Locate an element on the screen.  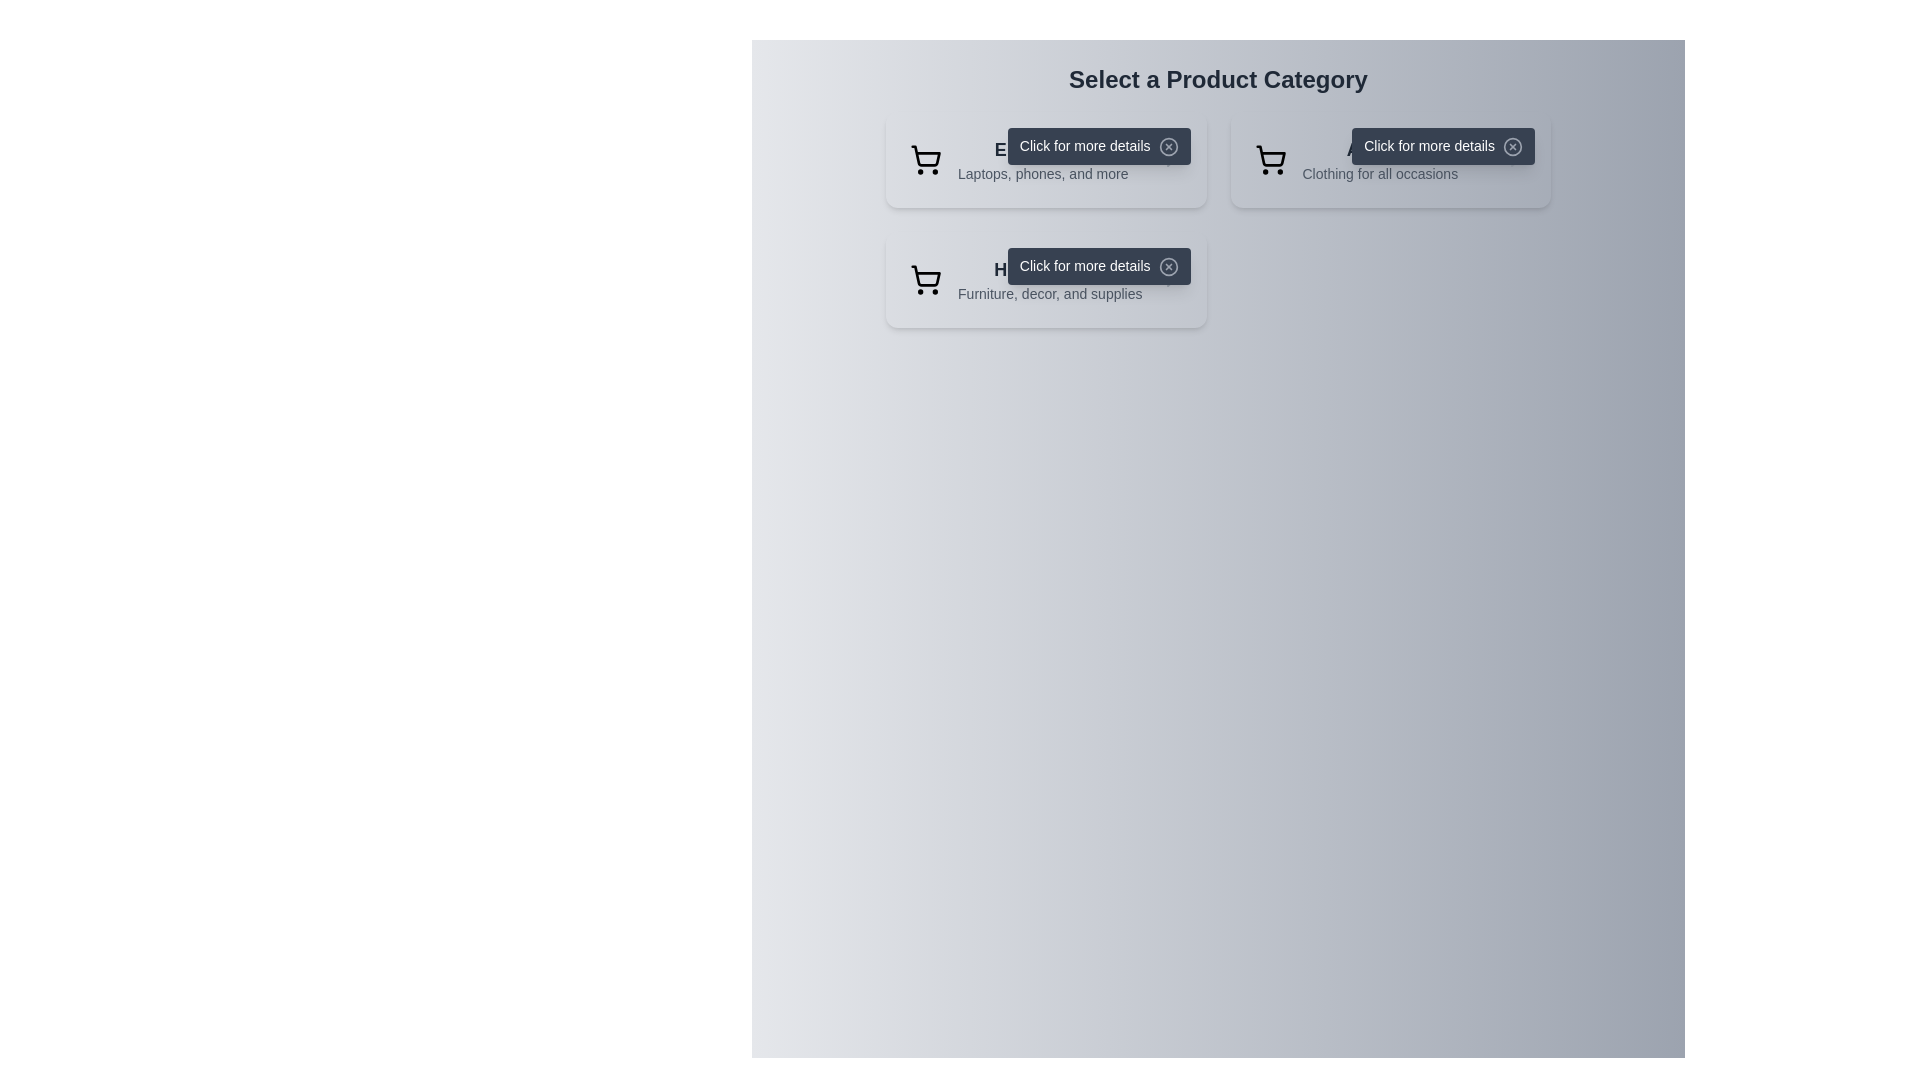
the right-pointing chevron icon styled as an SVG within the 'Click for more details' button associated with the 'Home' category is located at coordinates (1170, 280).